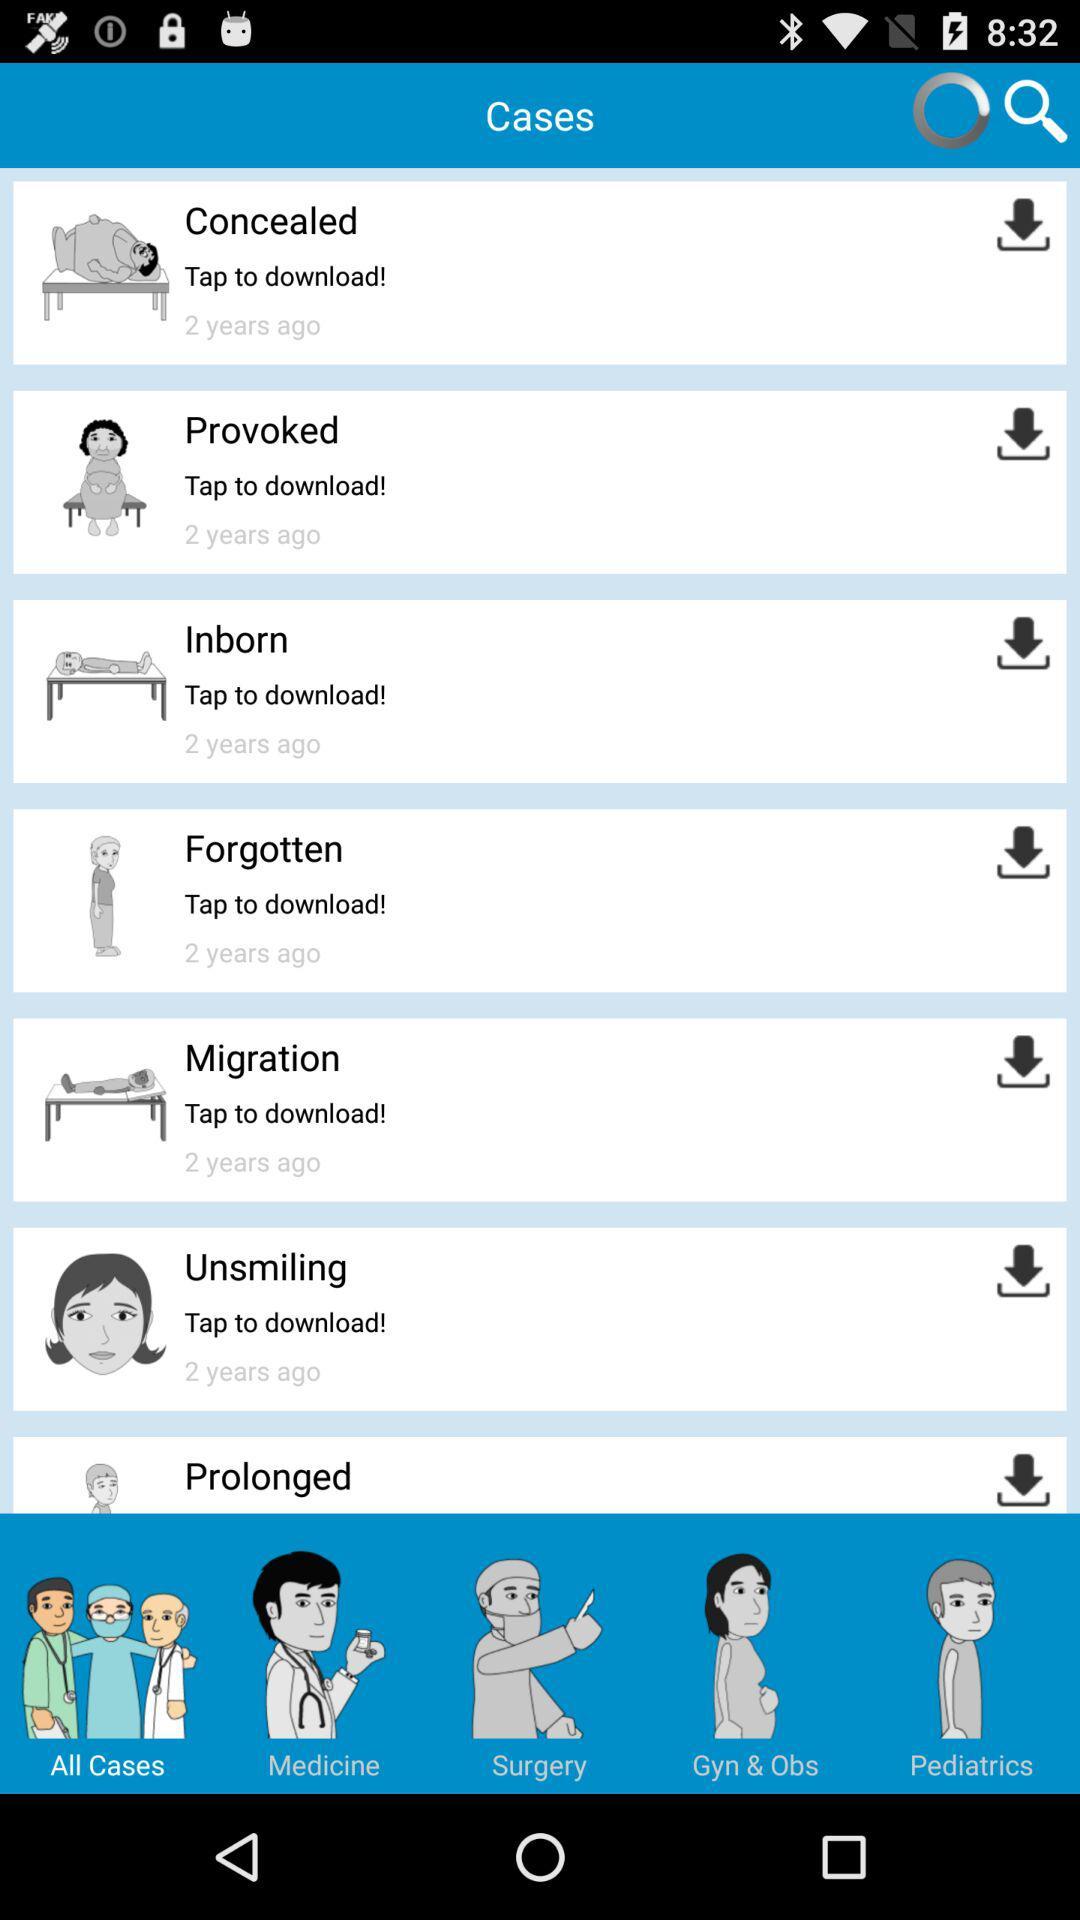 The image size is (1080, 1920). What do you see at coordinates (264, 1265) in the screenshot?
I see `unsmiling app` at bounding box center [264, 1265].